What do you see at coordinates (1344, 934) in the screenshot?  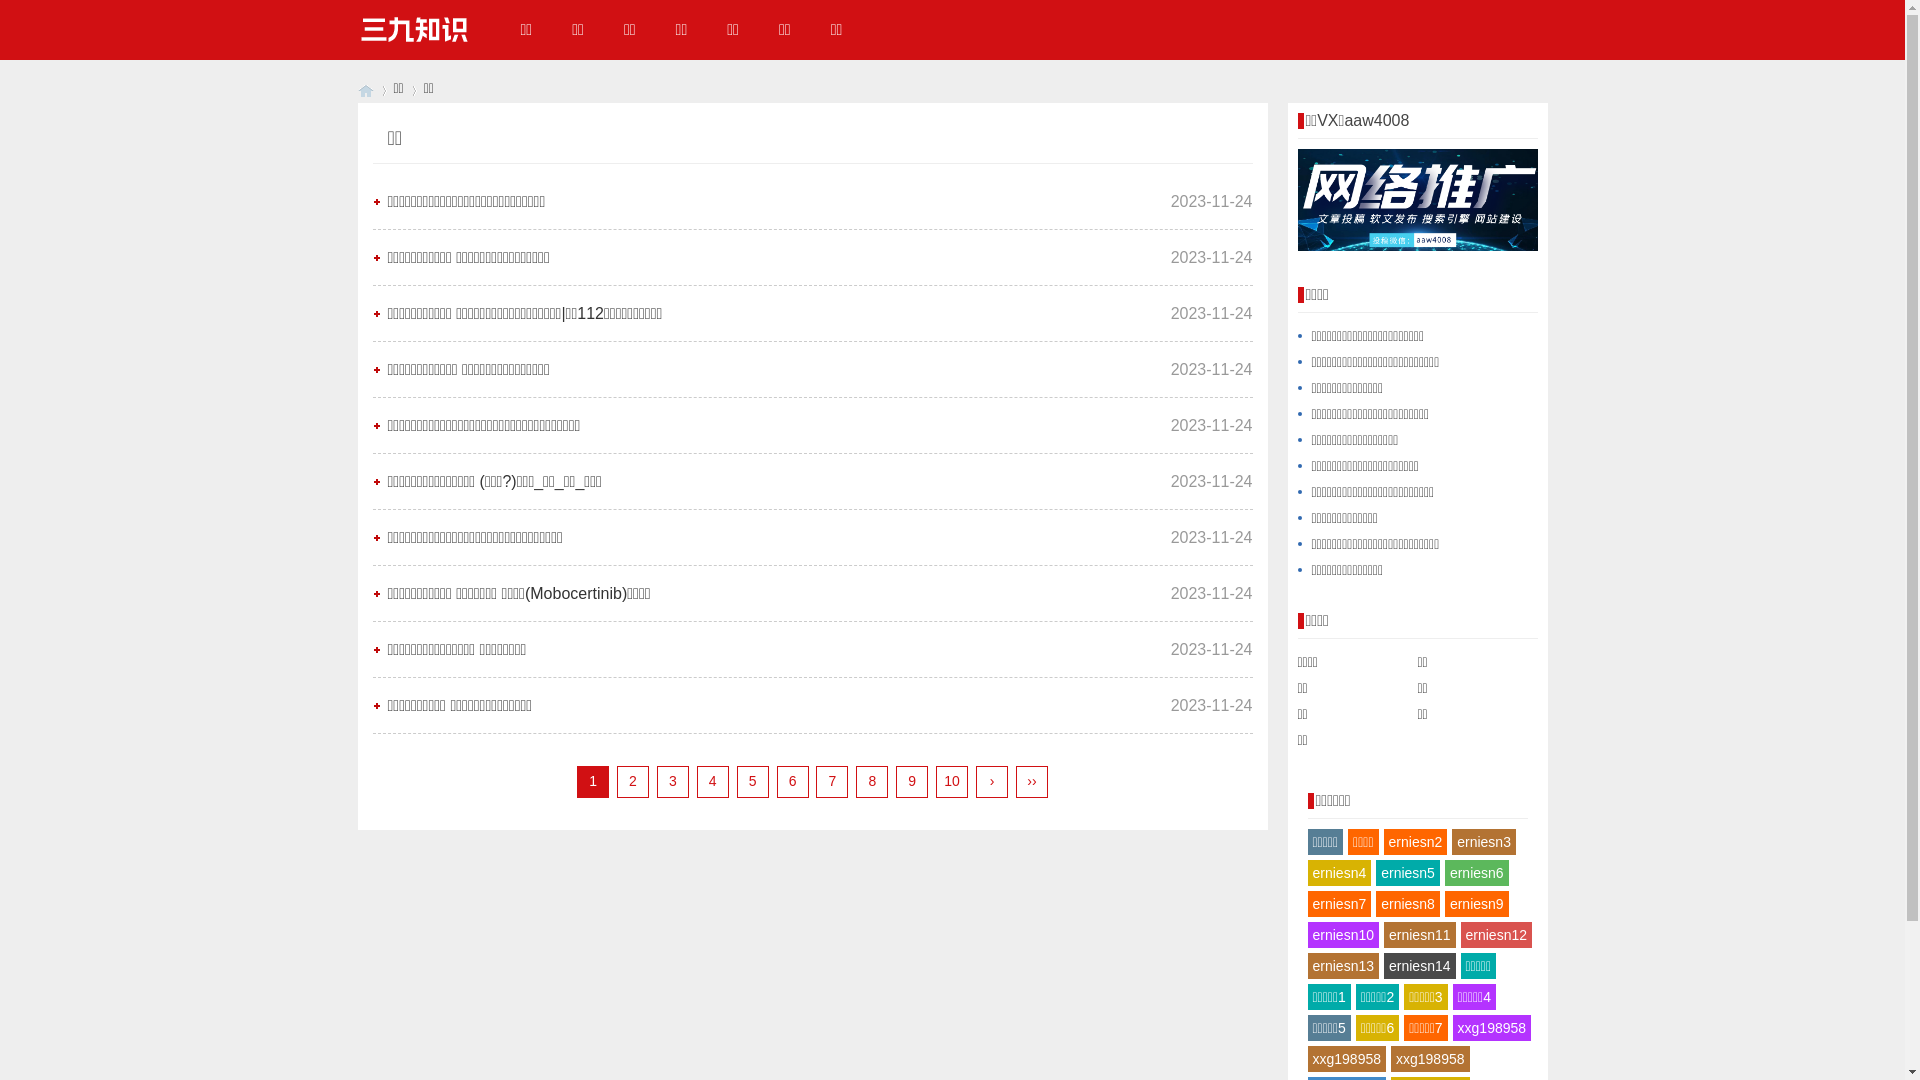 I see `'erniesn10'` at bounding box center [1344, 934].